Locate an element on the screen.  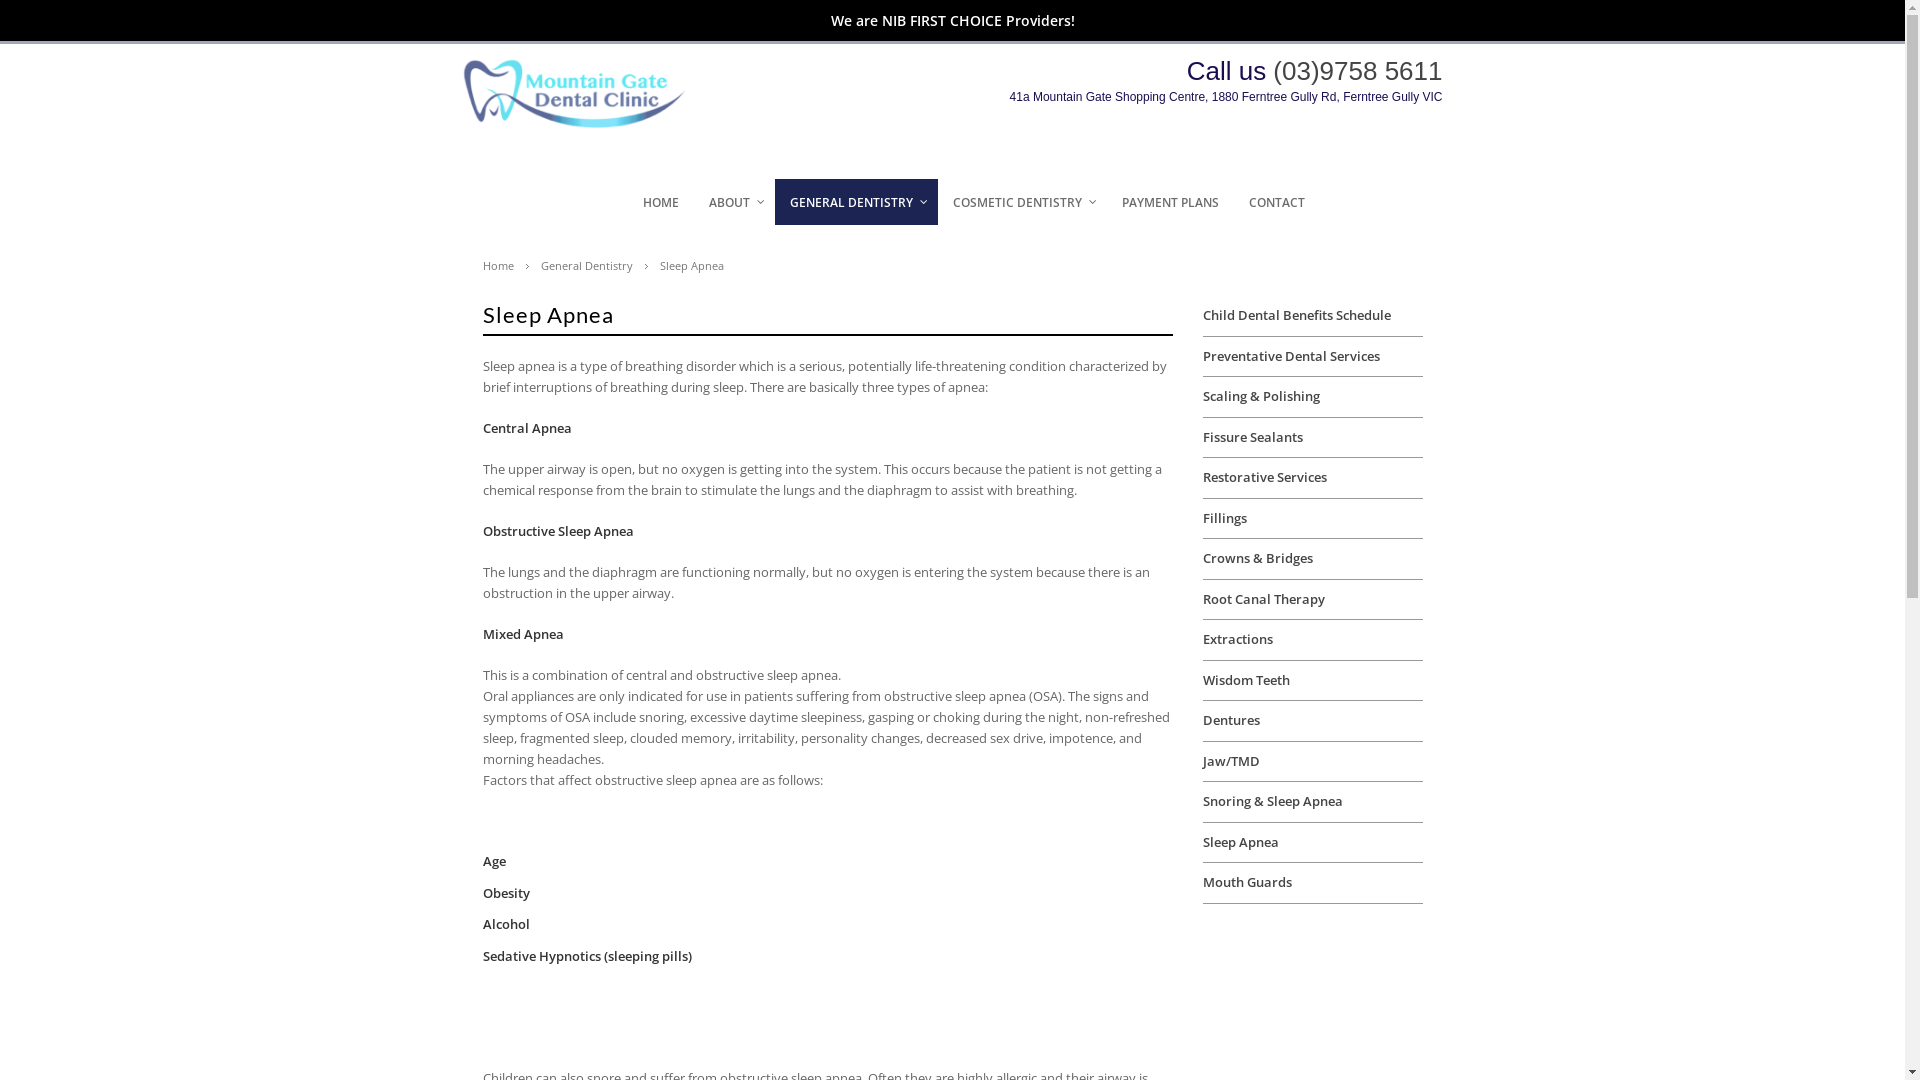
'PAYMENT PLANS' is located at coordinates (1169, 202).